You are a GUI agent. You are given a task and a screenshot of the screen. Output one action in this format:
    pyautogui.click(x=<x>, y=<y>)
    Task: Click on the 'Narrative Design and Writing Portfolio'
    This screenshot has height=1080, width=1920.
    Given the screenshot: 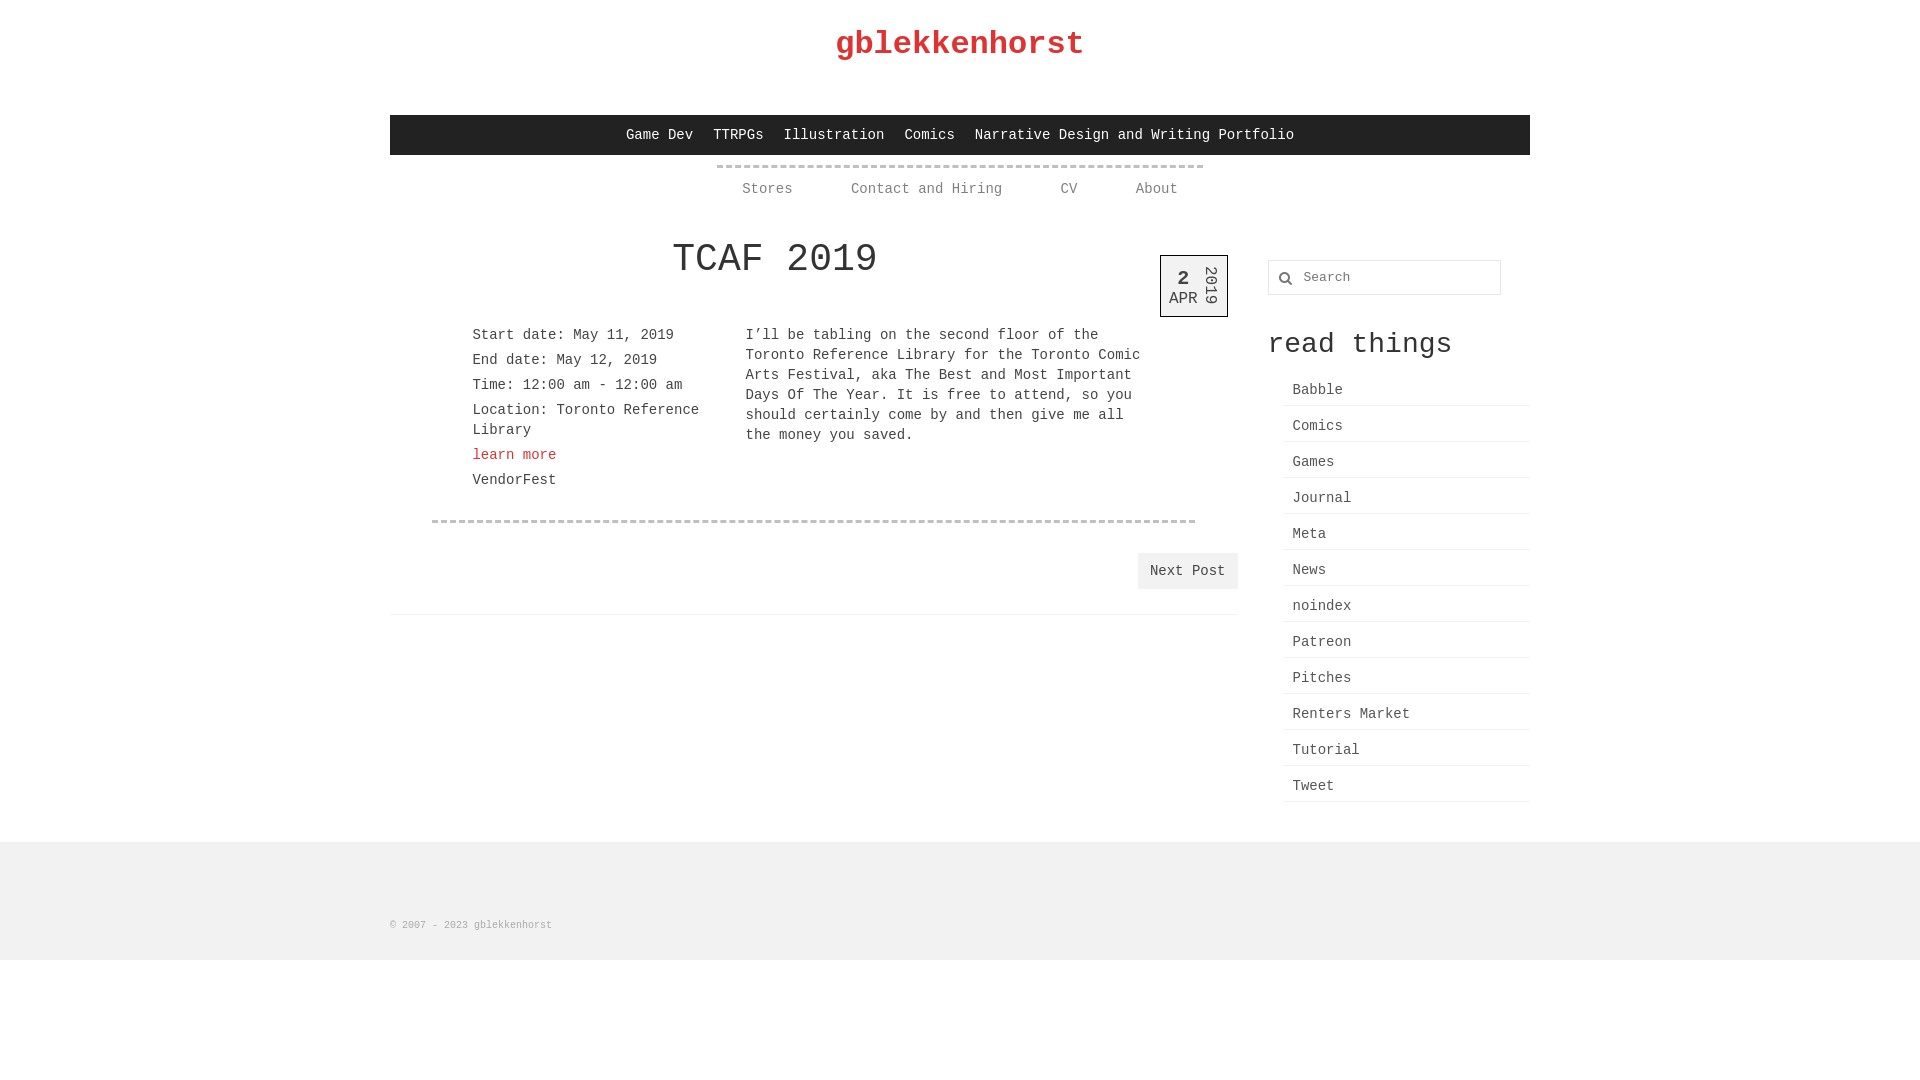 What is the action you would take?
    pyautogui.click(x=1134, y=135)
    